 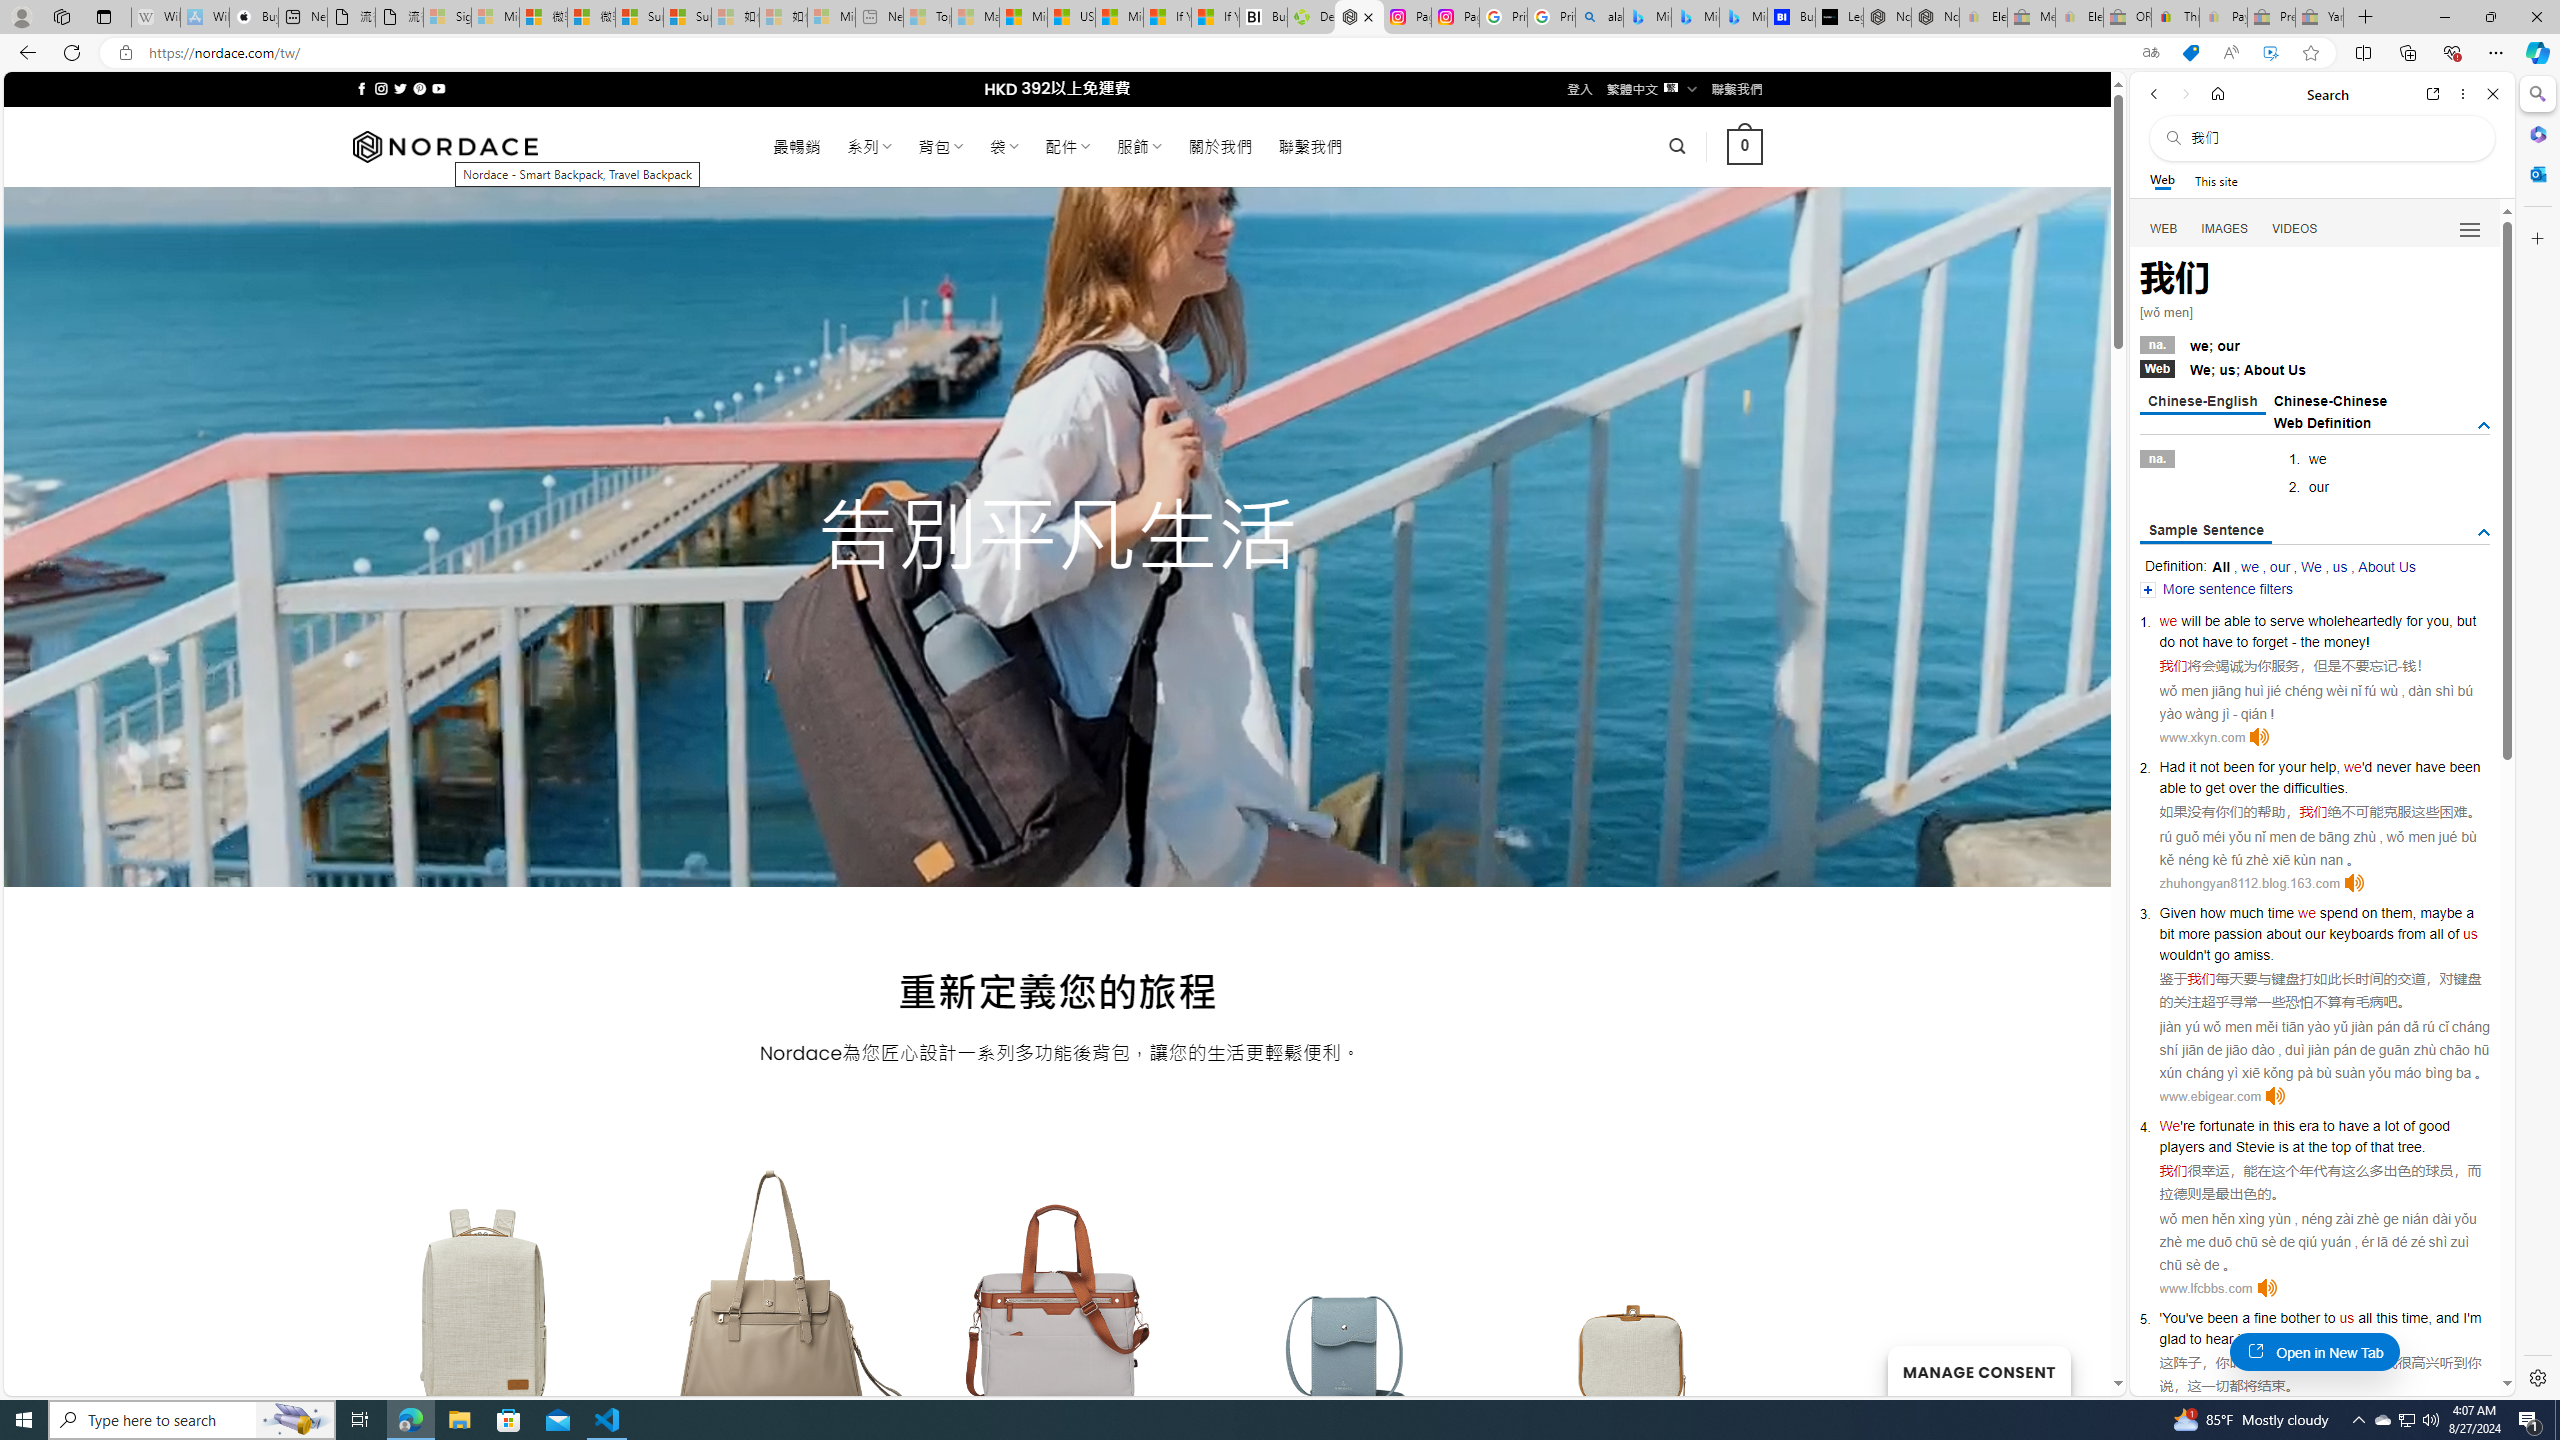 I want to click on 'is', so click(x=2282, y=1145).